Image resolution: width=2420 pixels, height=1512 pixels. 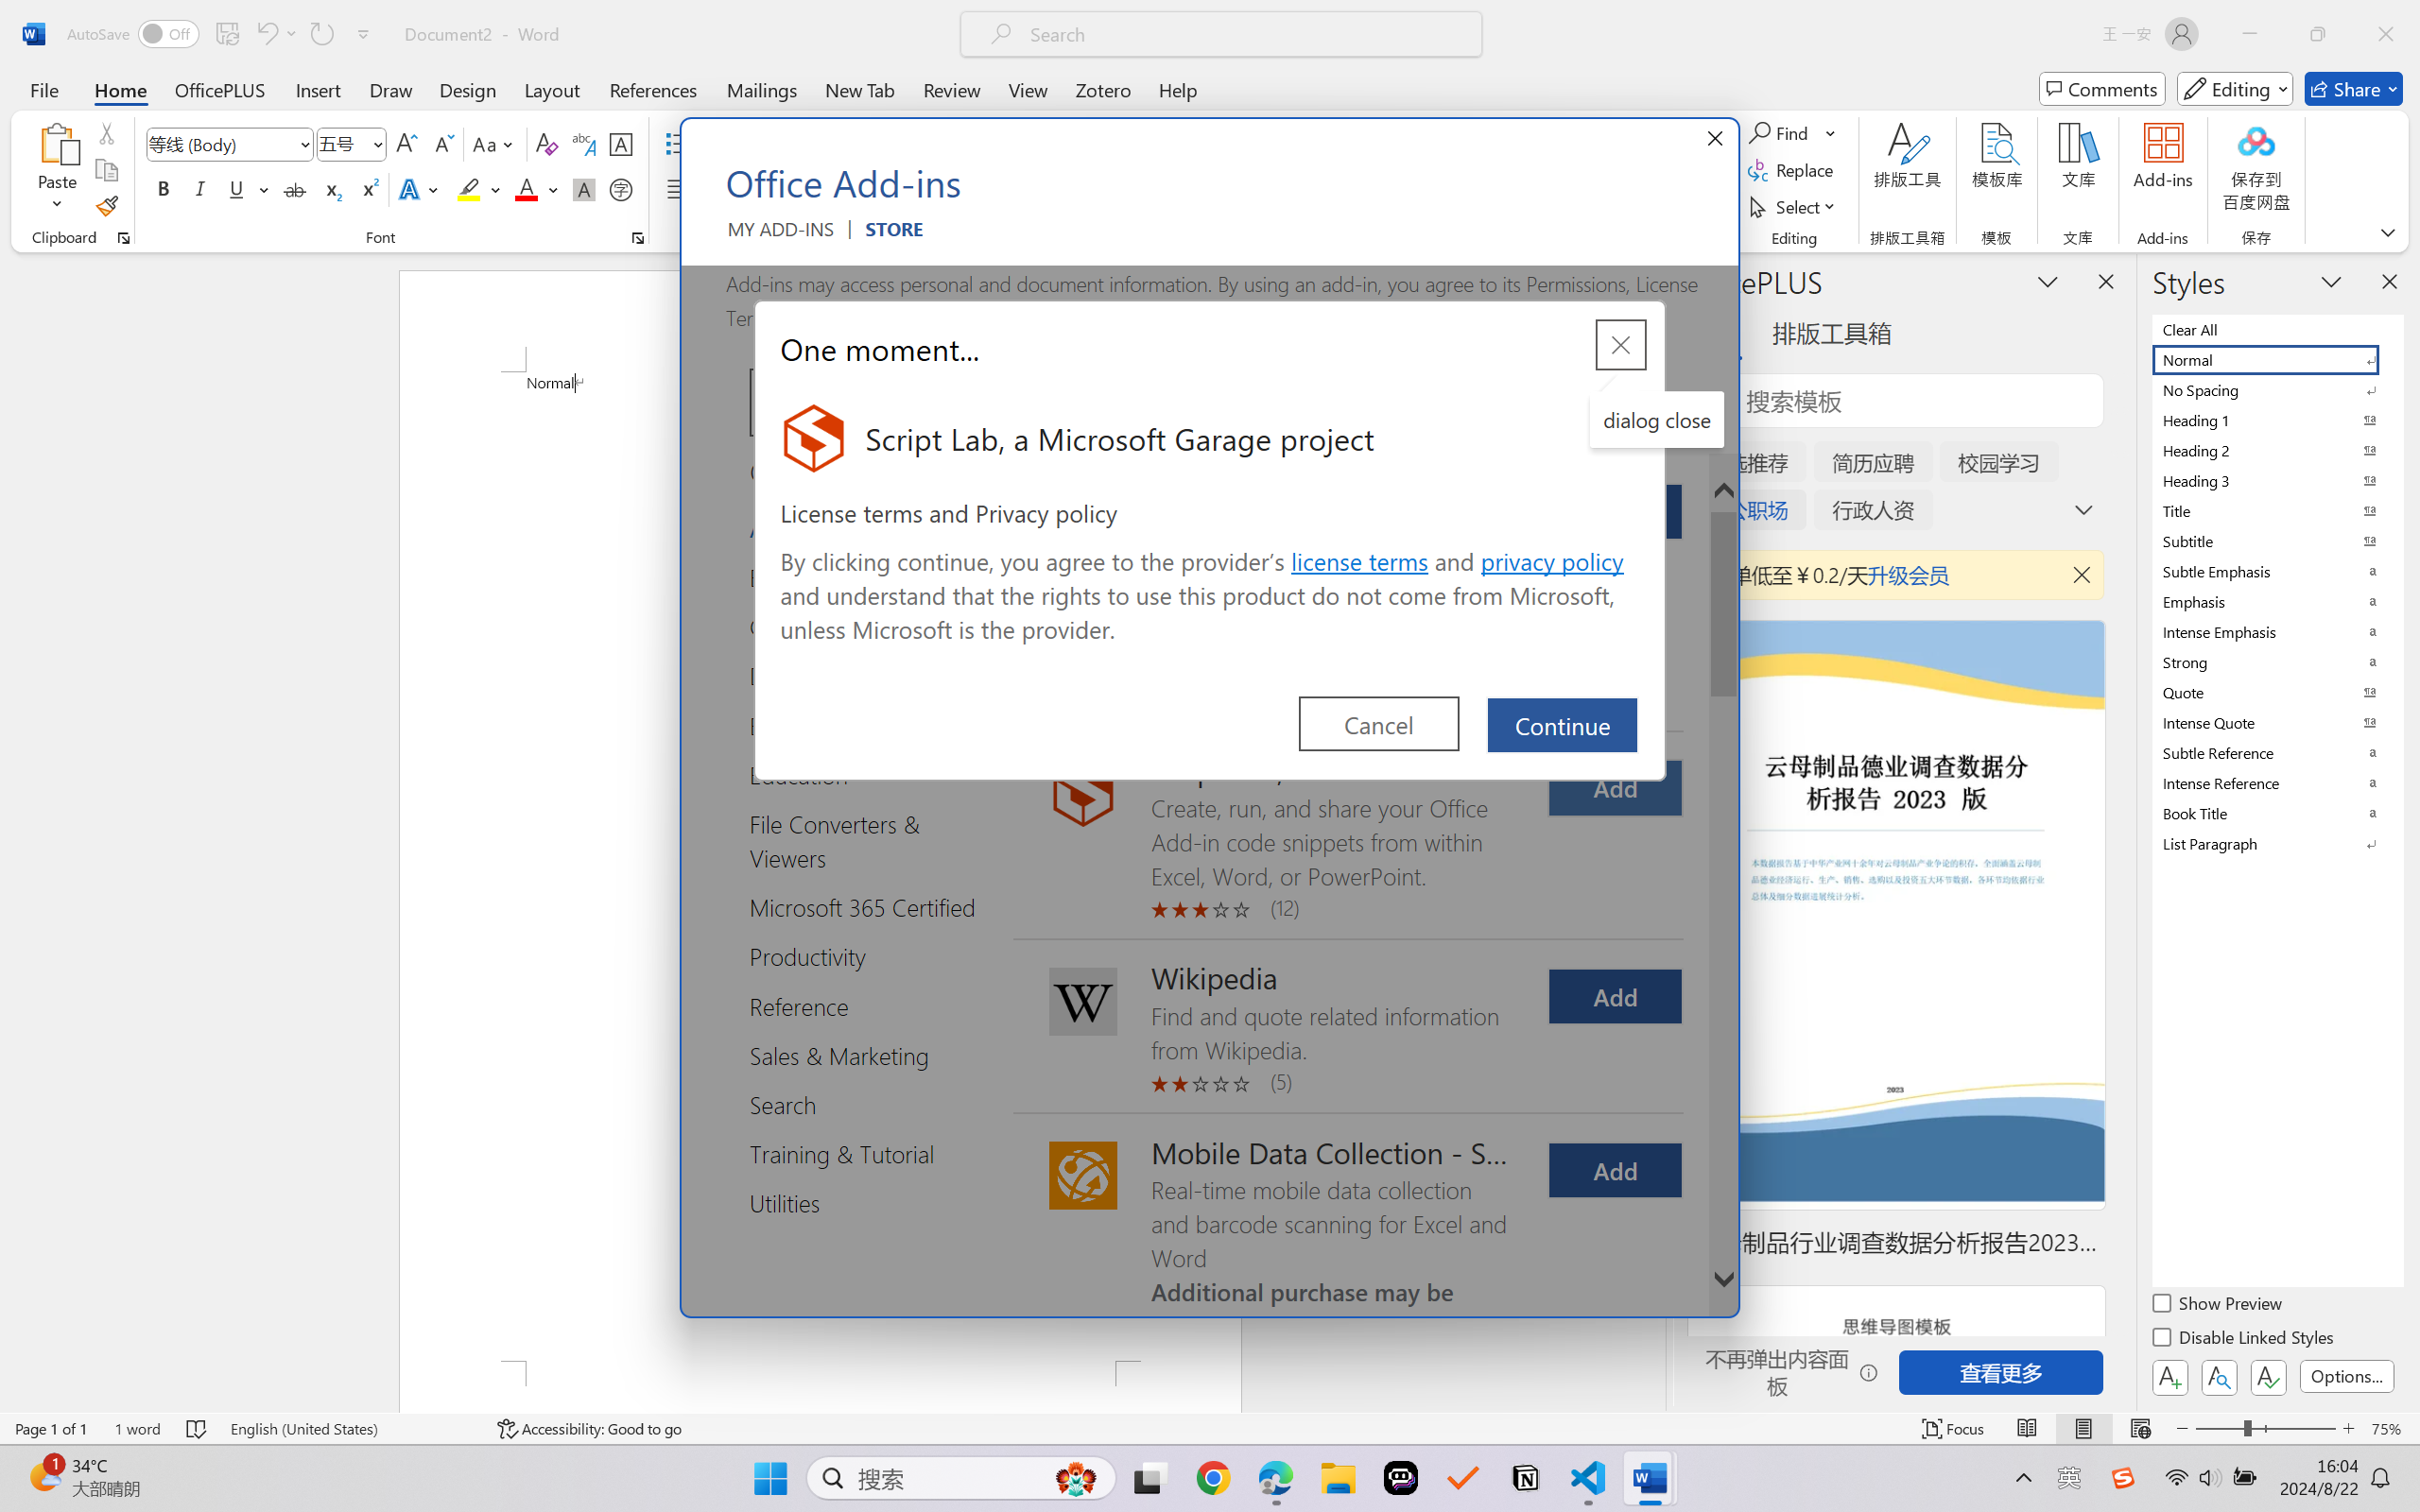 I want to click on 'Font Color', so click(x=536, y=188).